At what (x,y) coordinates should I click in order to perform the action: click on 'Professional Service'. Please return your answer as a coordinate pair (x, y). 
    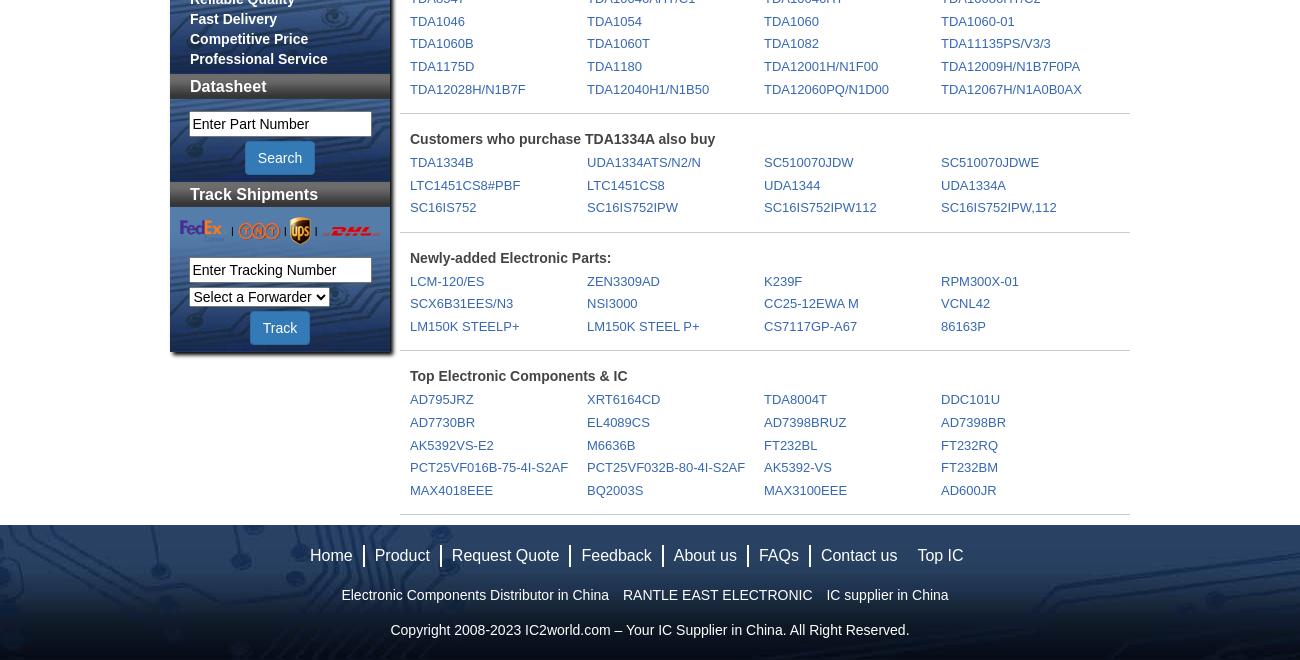
    Looking at the image, I should click on (257, 58).